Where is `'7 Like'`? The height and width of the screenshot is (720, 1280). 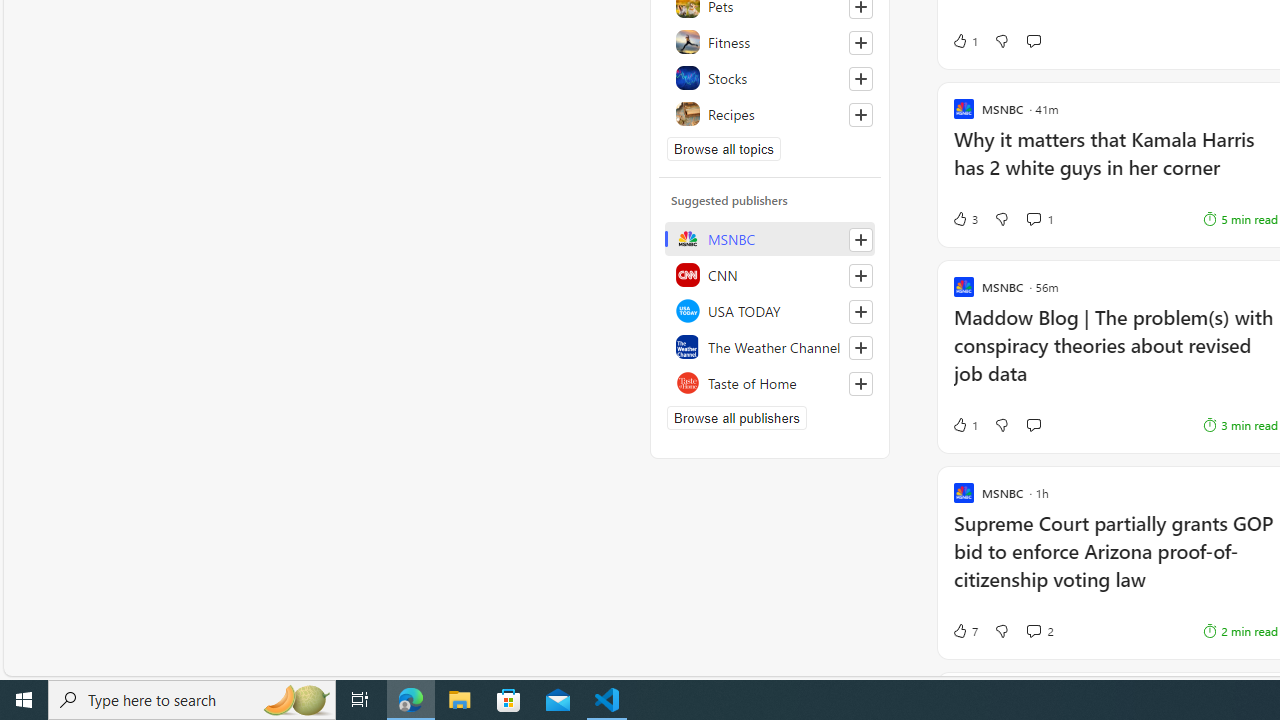
'7 Like' is located at coordinates (964, 631).